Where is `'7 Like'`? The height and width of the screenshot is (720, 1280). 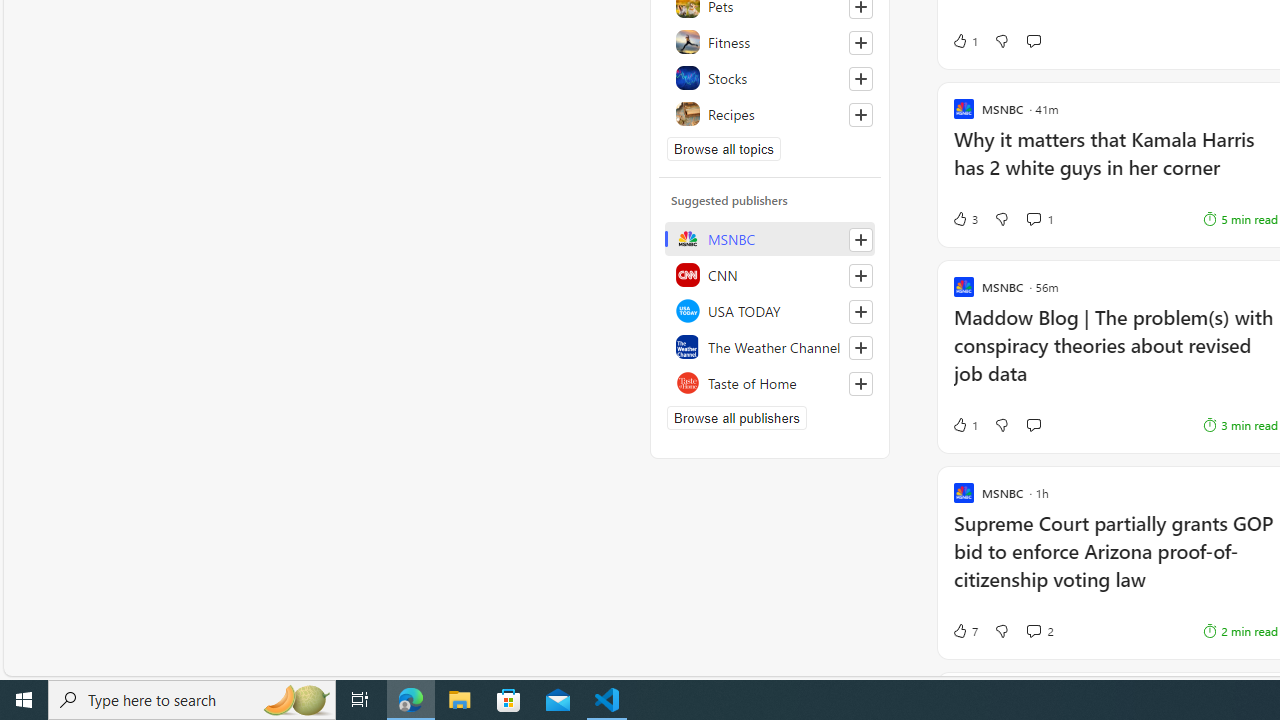
'7 Like' is located at coordinates (964, 631).